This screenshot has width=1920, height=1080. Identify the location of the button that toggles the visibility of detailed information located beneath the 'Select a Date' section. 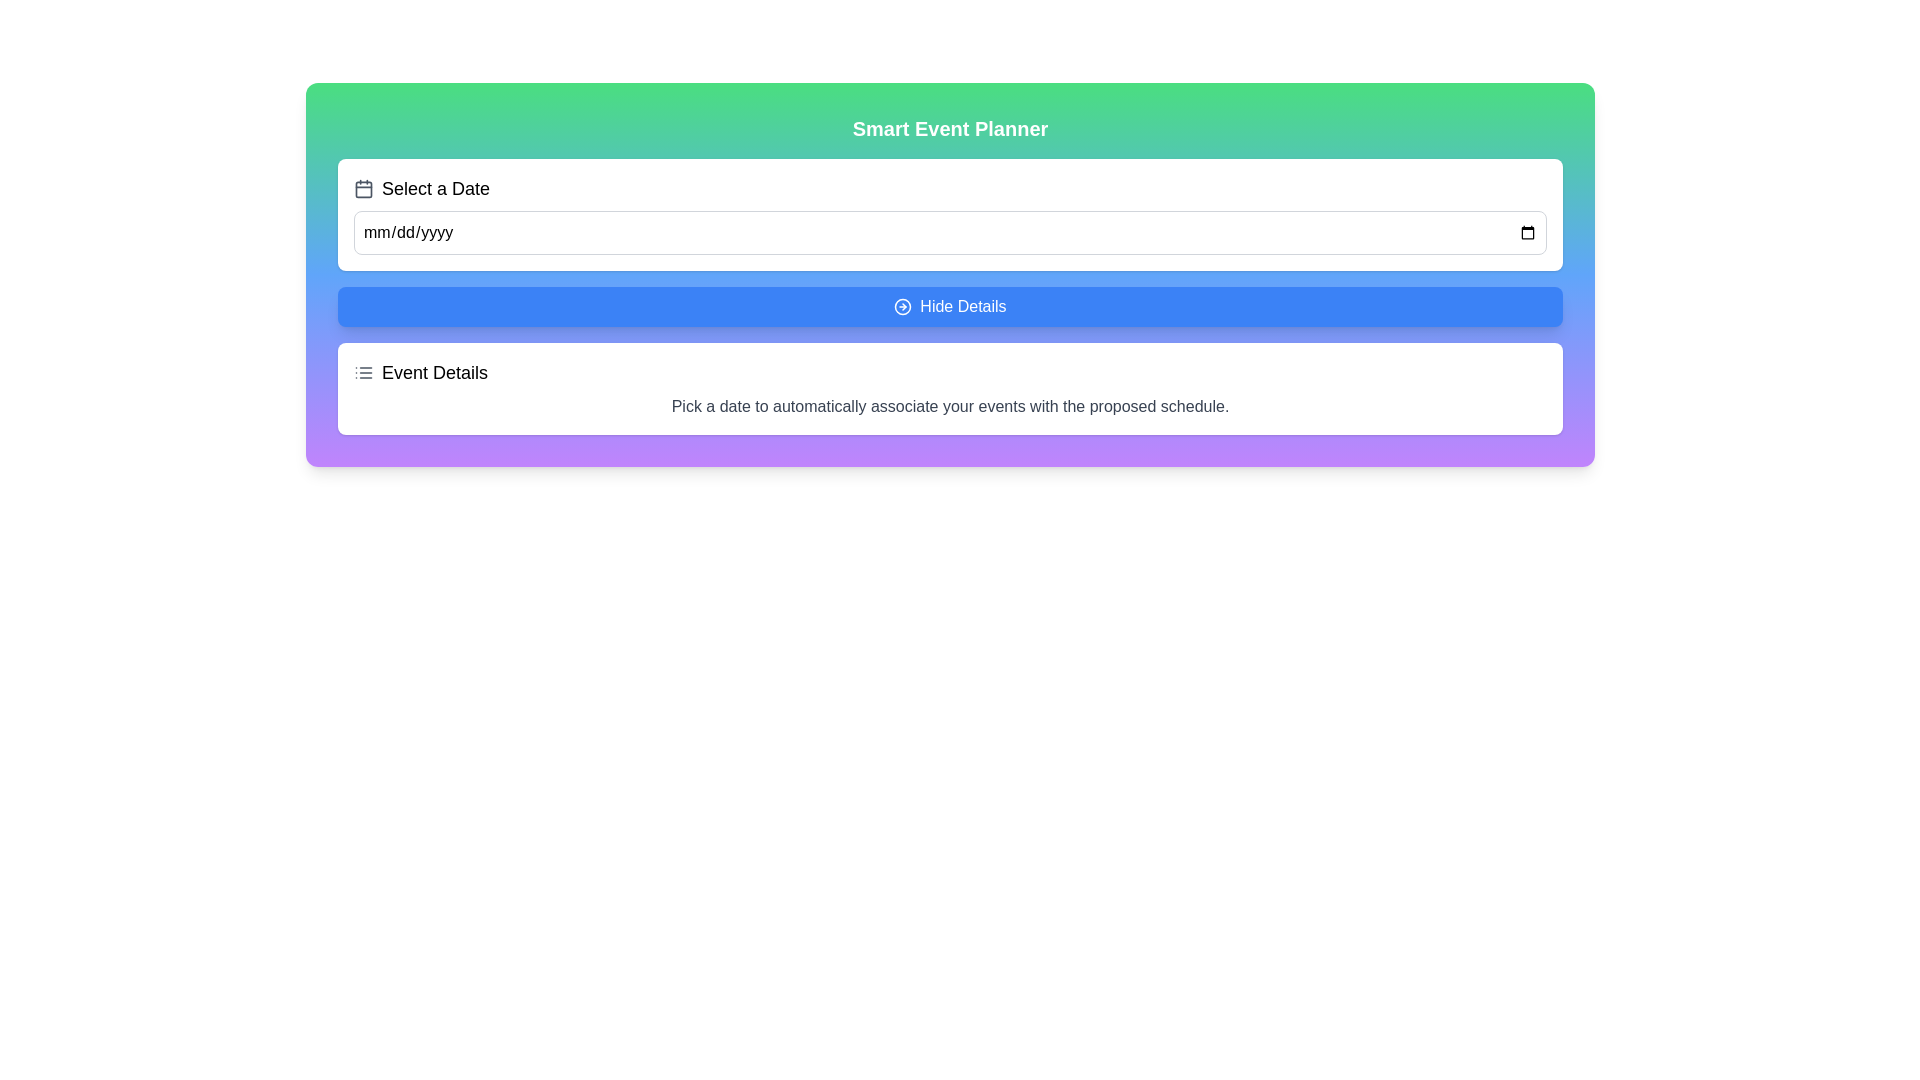
(949, 307).